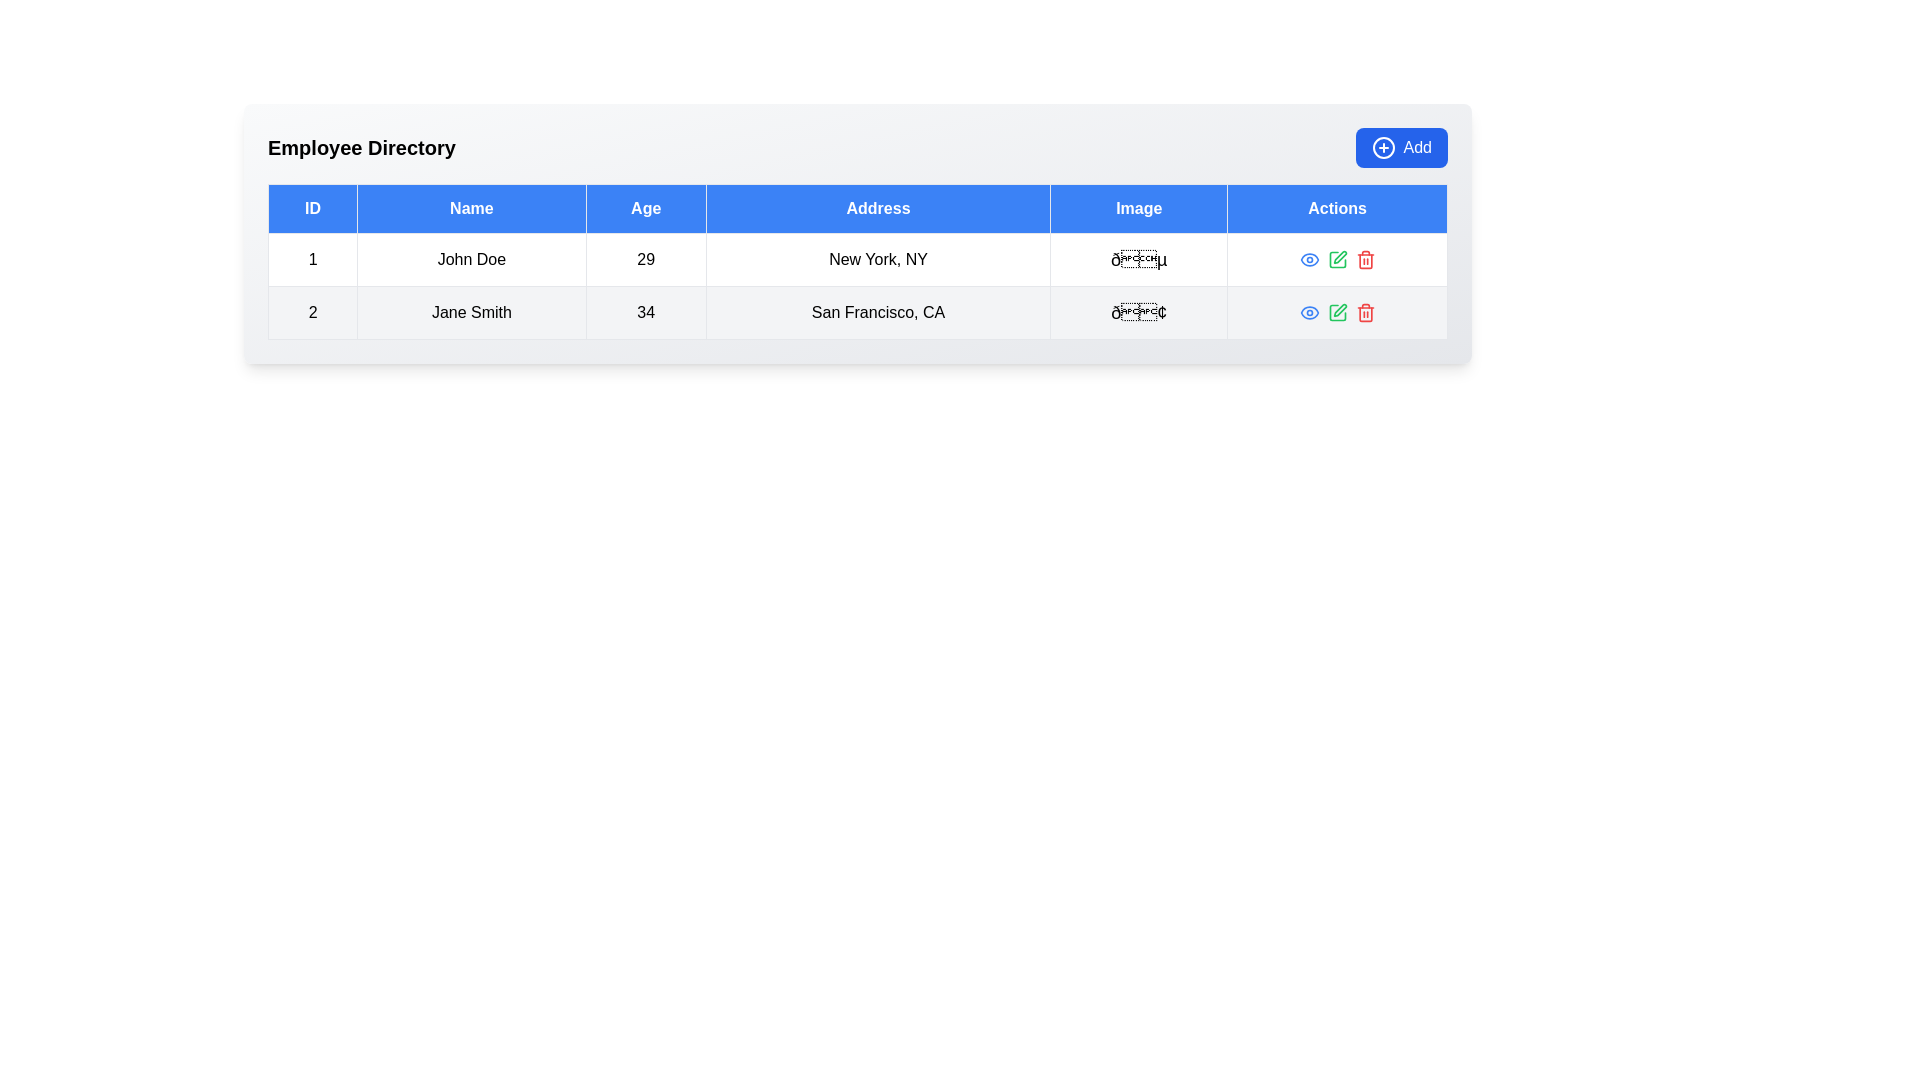 Image resolution: width=1920 pixels, height=1080 pixels. What do you see at coordinates (1340, 256) in the screenshot?
I see `the edit icon in the 'Actions' column for the second row entry ('Jane Smith')` at bounding box center [1340, 256].